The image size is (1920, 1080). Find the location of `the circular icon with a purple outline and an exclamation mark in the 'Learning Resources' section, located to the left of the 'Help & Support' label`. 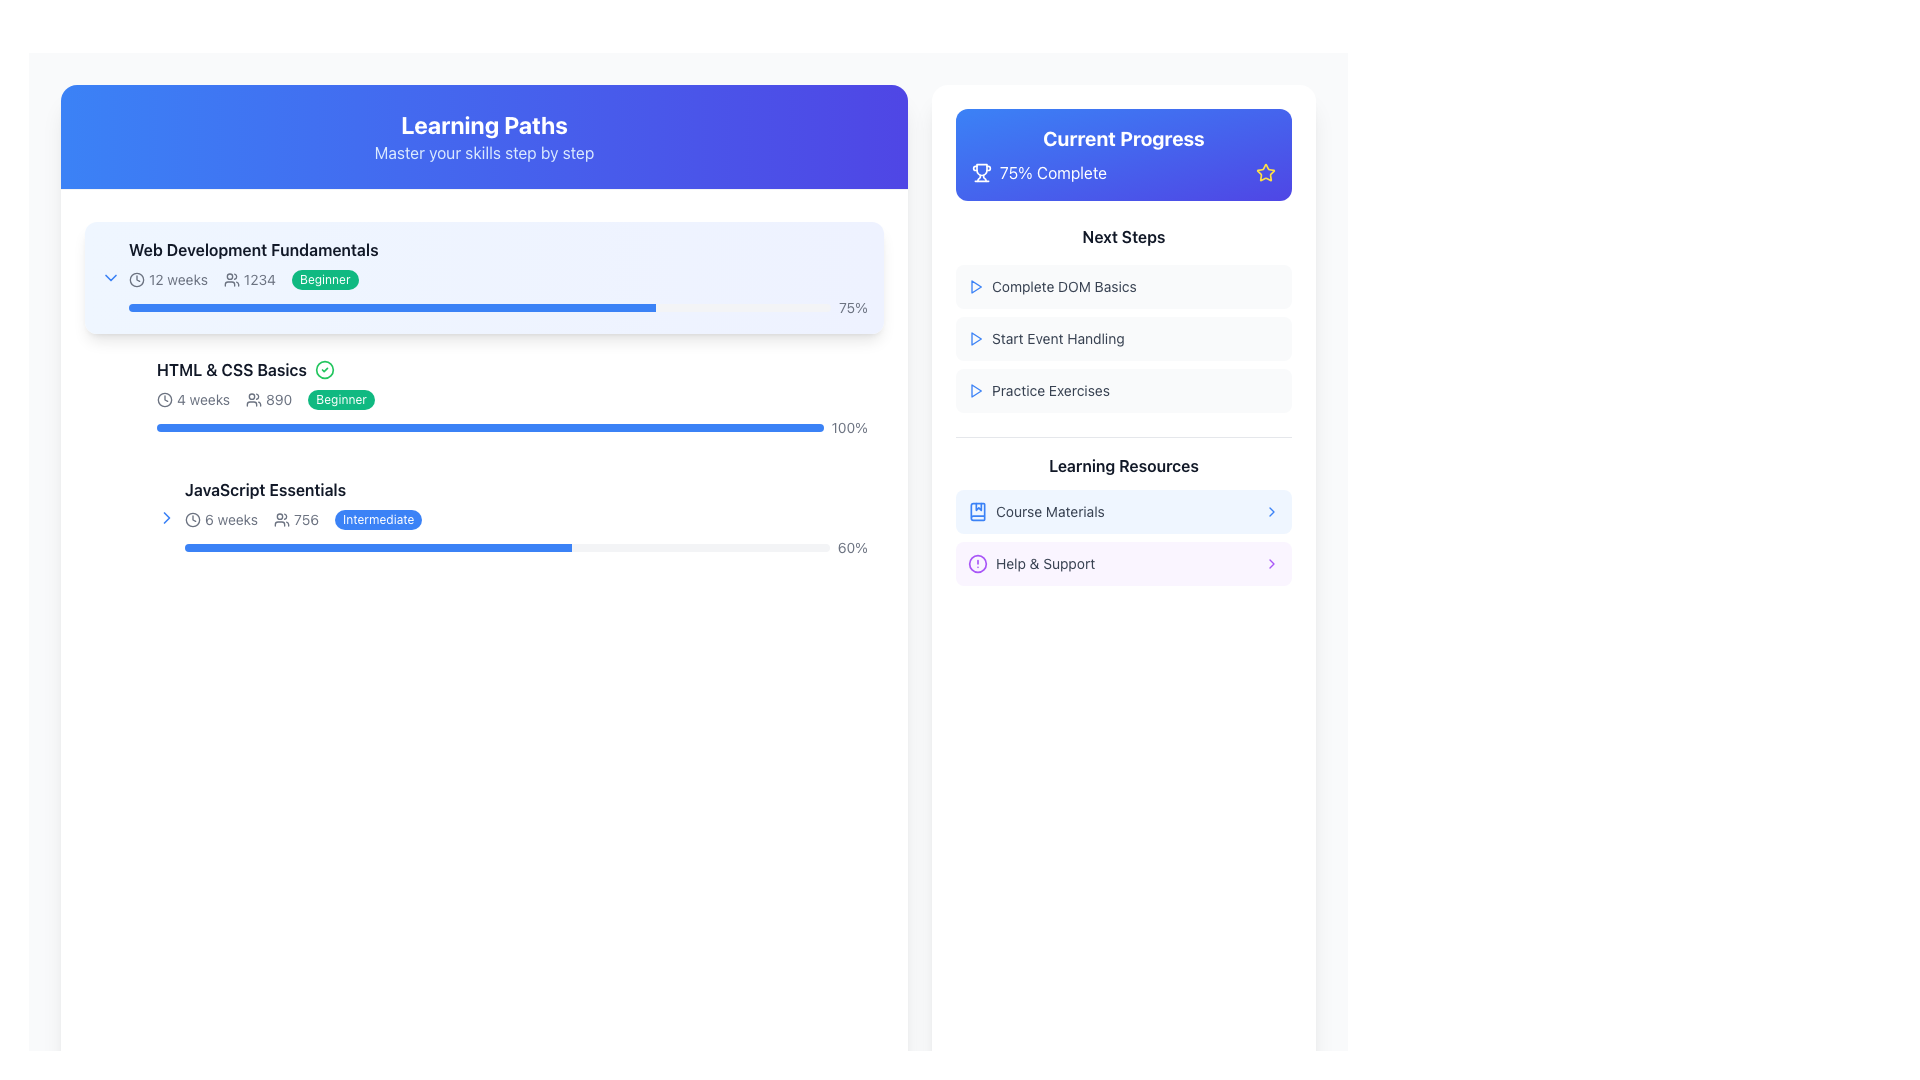

the circular icon with a purple outline and an exclamation mark in the 'Learning Resources' section, located to the left of the 'Help & Support' label is located at coordinates (978, 563).